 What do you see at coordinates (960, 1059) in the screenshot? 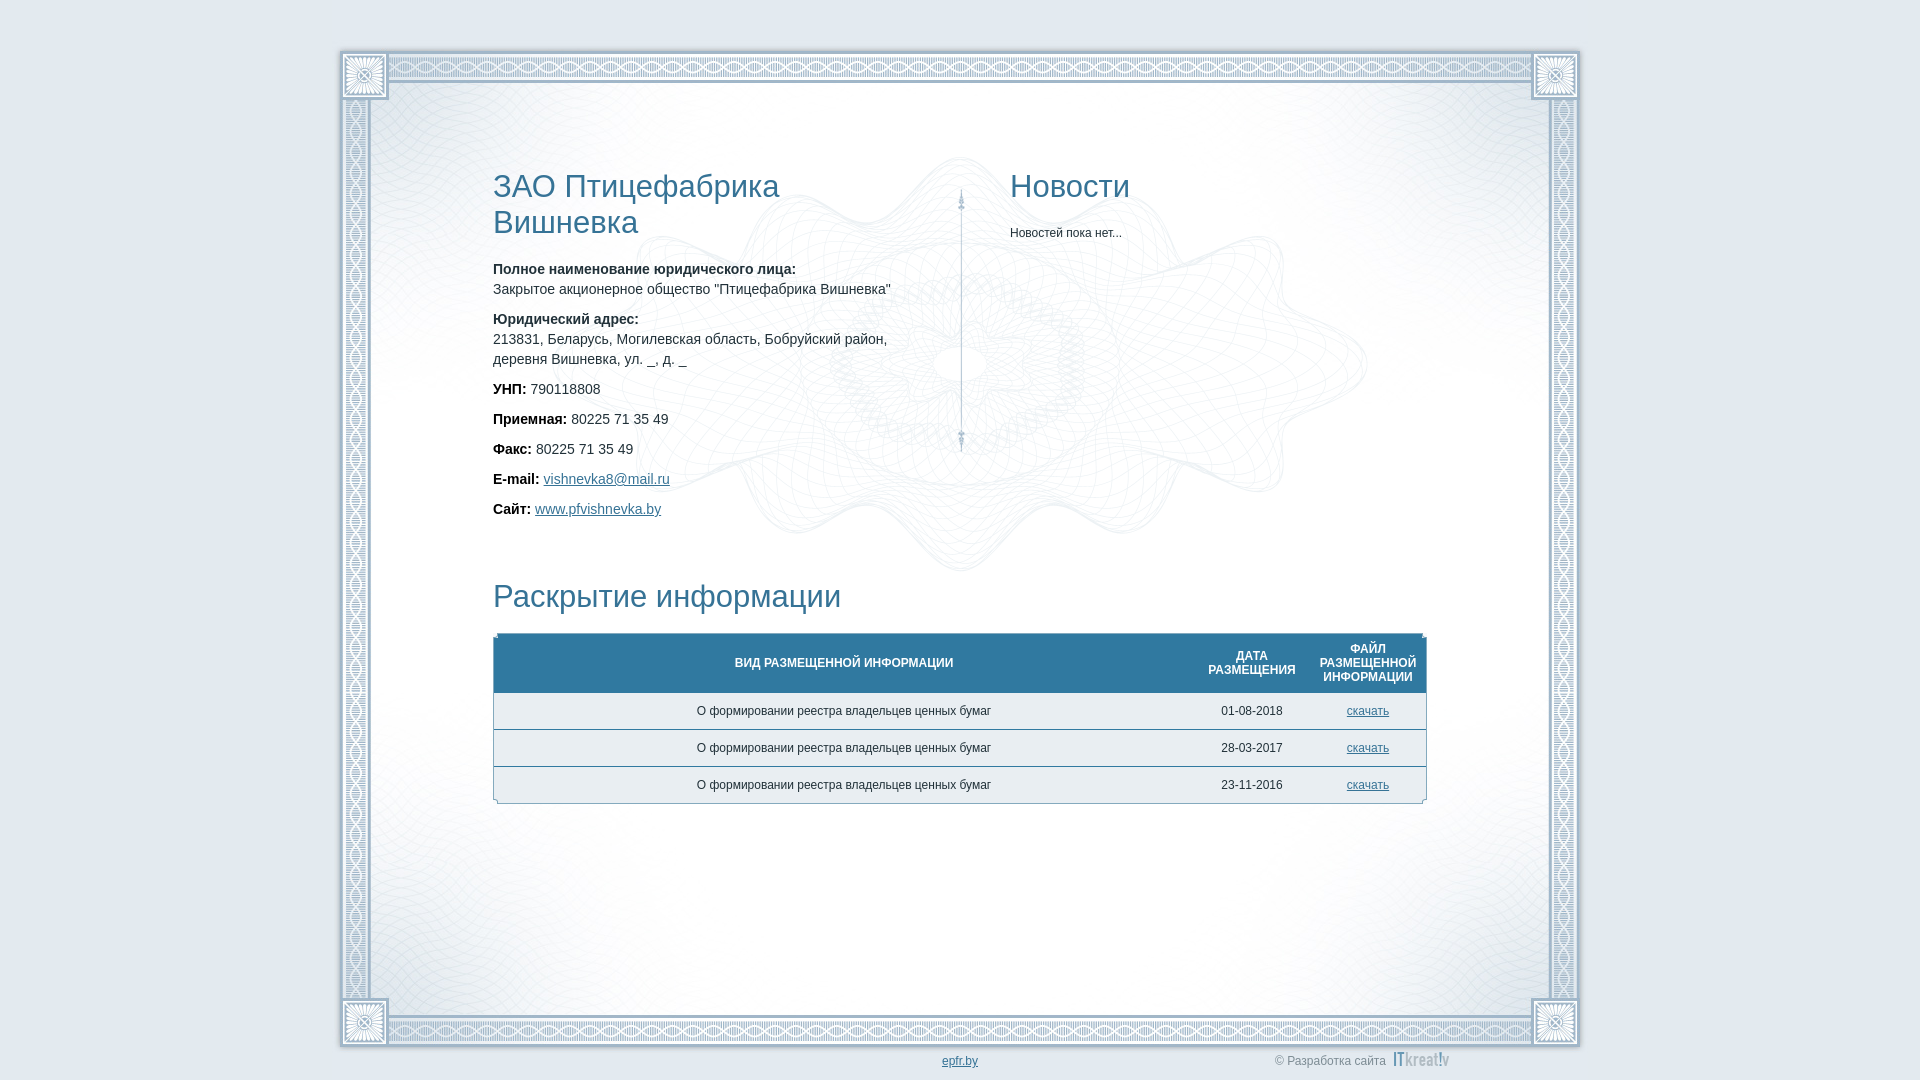
I see `'epfr.by'` at bounding box center [960, 1059].